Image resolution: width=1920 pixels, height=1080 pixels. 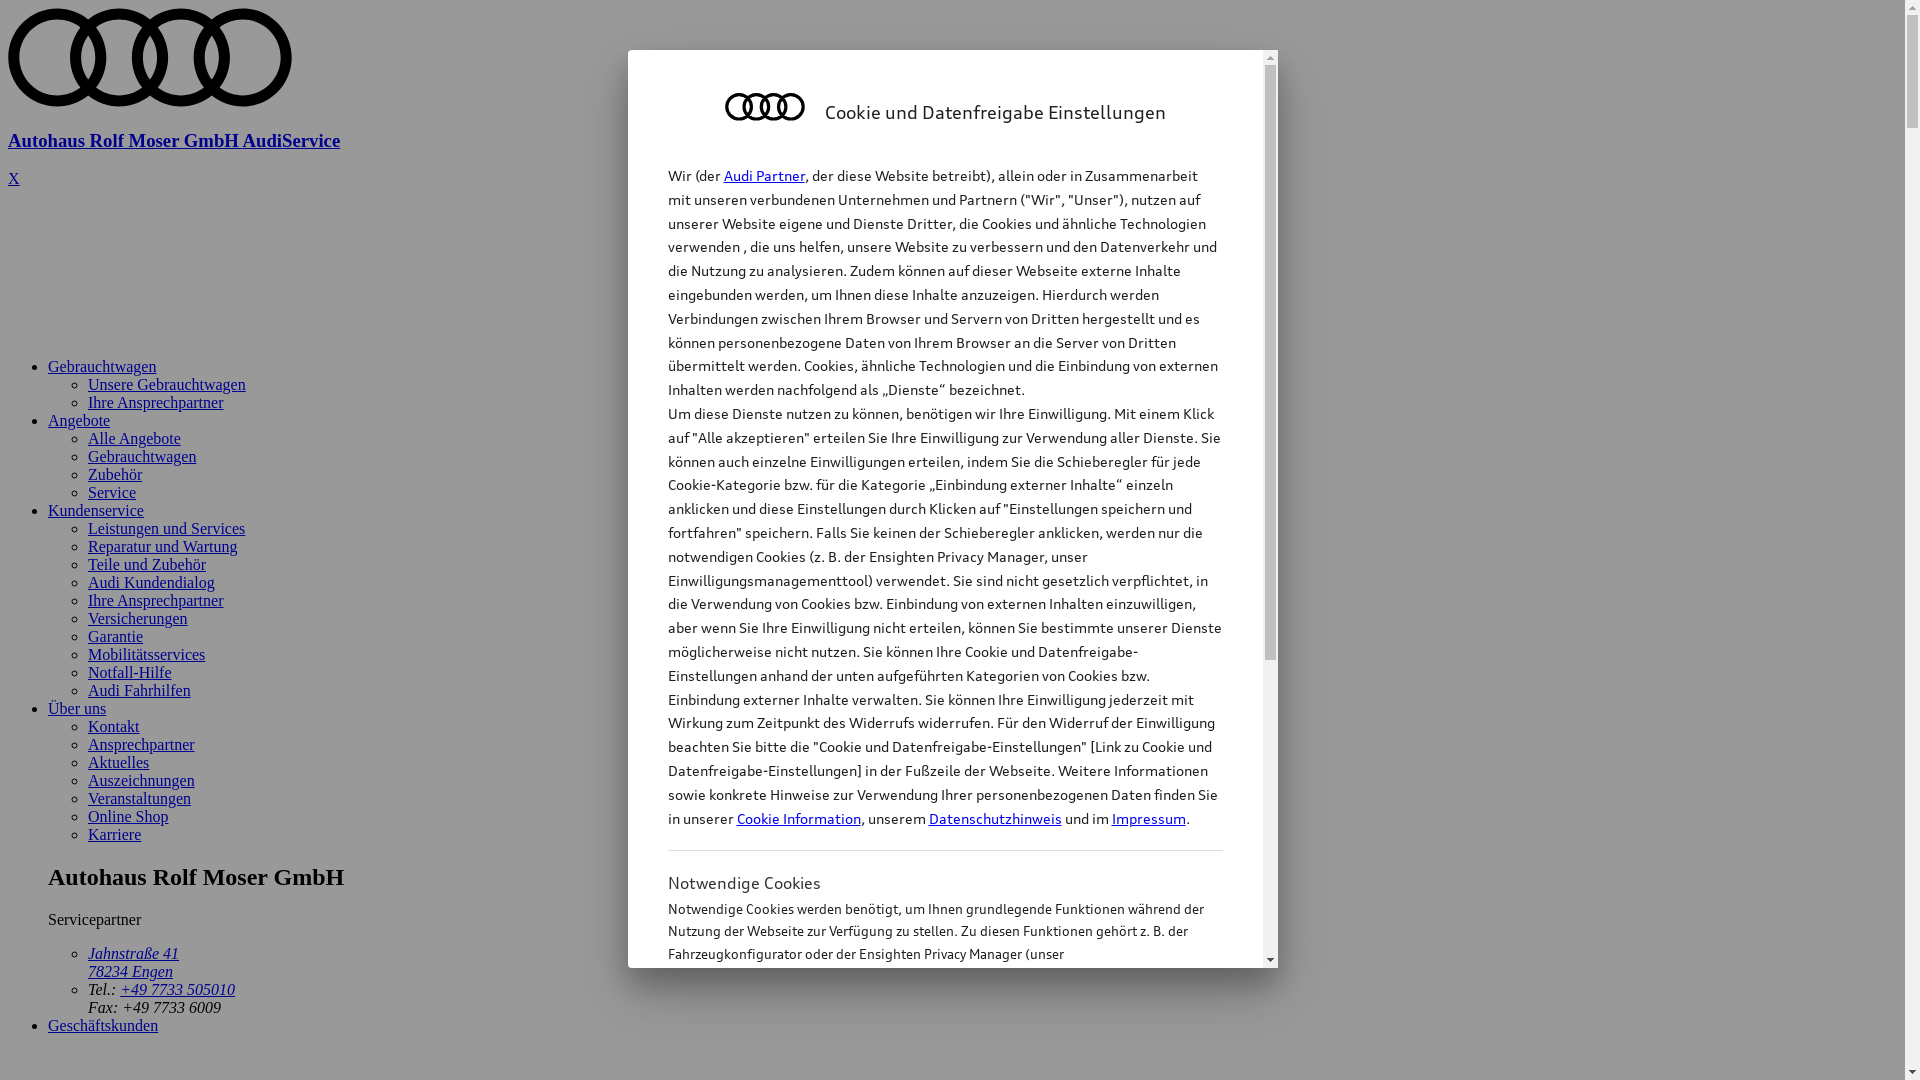 I want to click on 'Unsere Gebrauchtwagen', so click(x=167, y=384).